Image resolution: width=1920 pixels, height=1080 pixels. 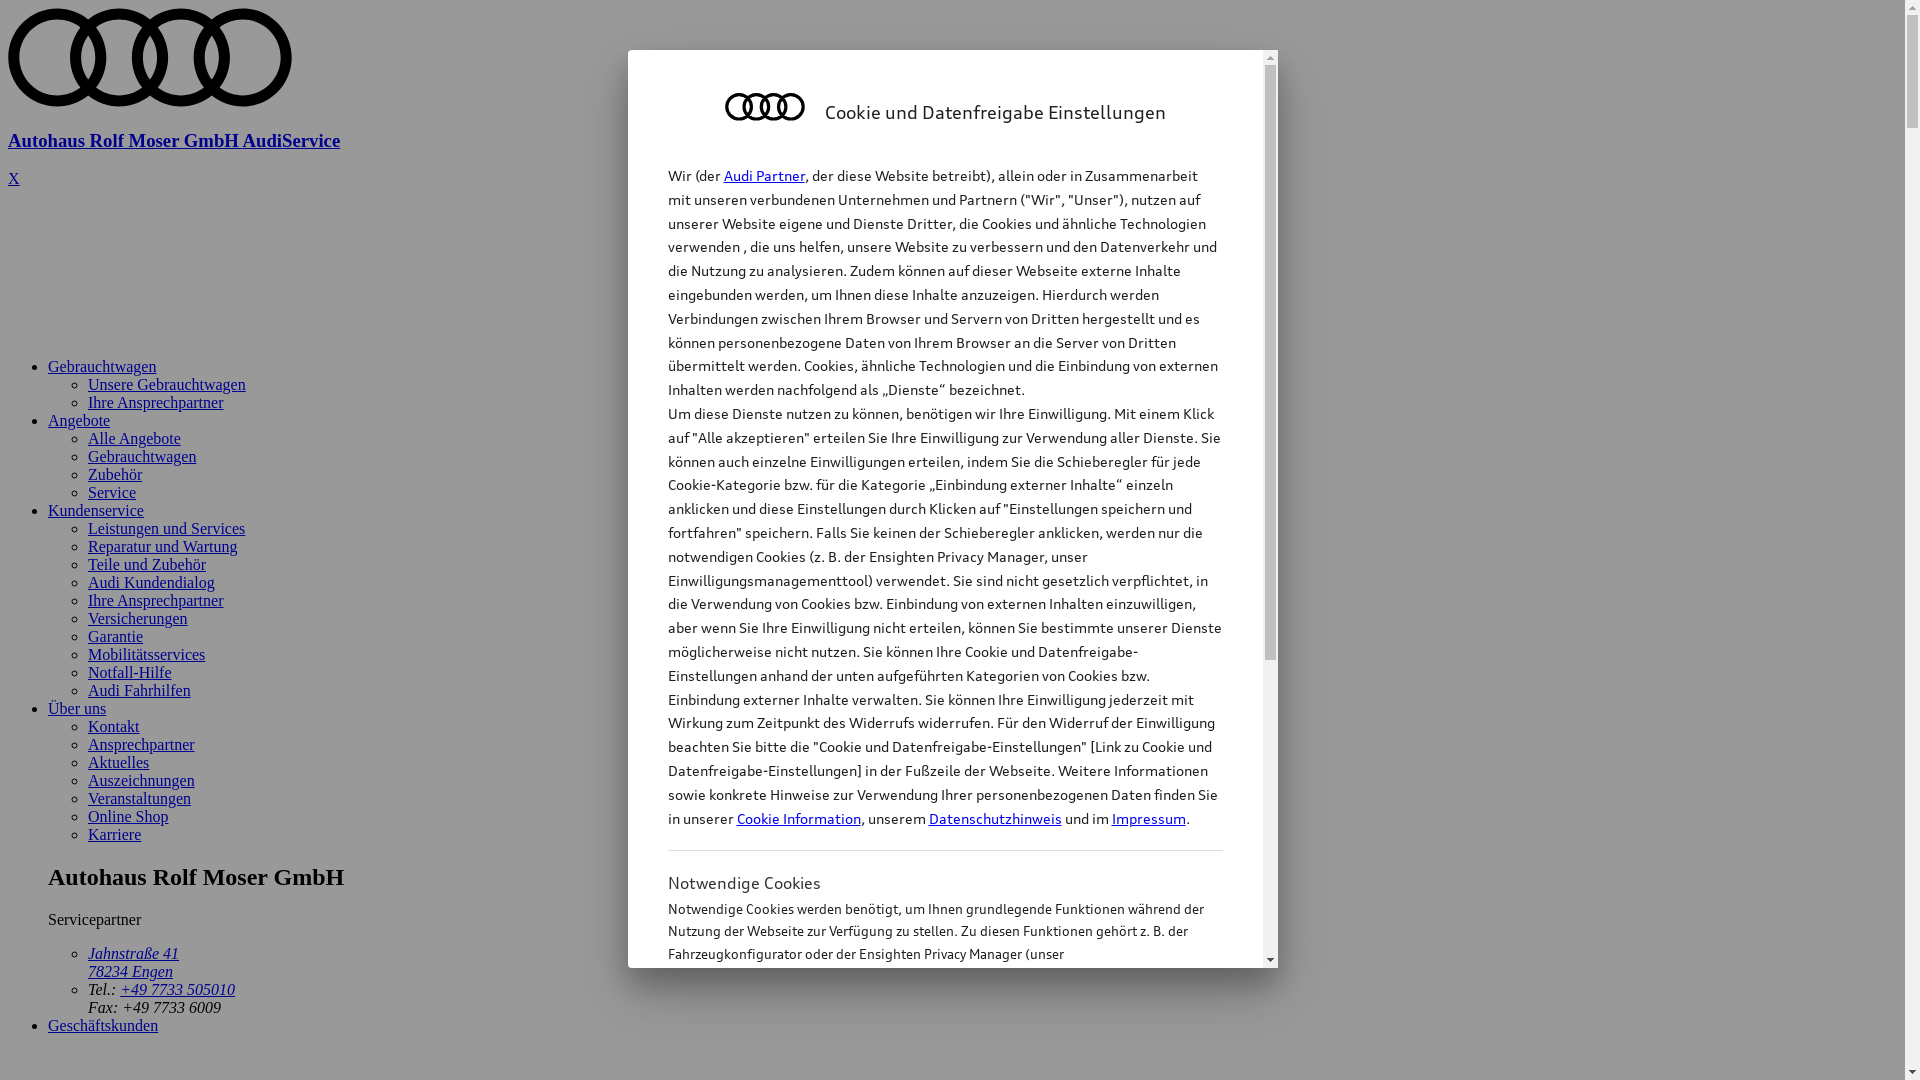 I want to click on 'Unsere Gebrauchtwagen', so click(x=167, y=384).